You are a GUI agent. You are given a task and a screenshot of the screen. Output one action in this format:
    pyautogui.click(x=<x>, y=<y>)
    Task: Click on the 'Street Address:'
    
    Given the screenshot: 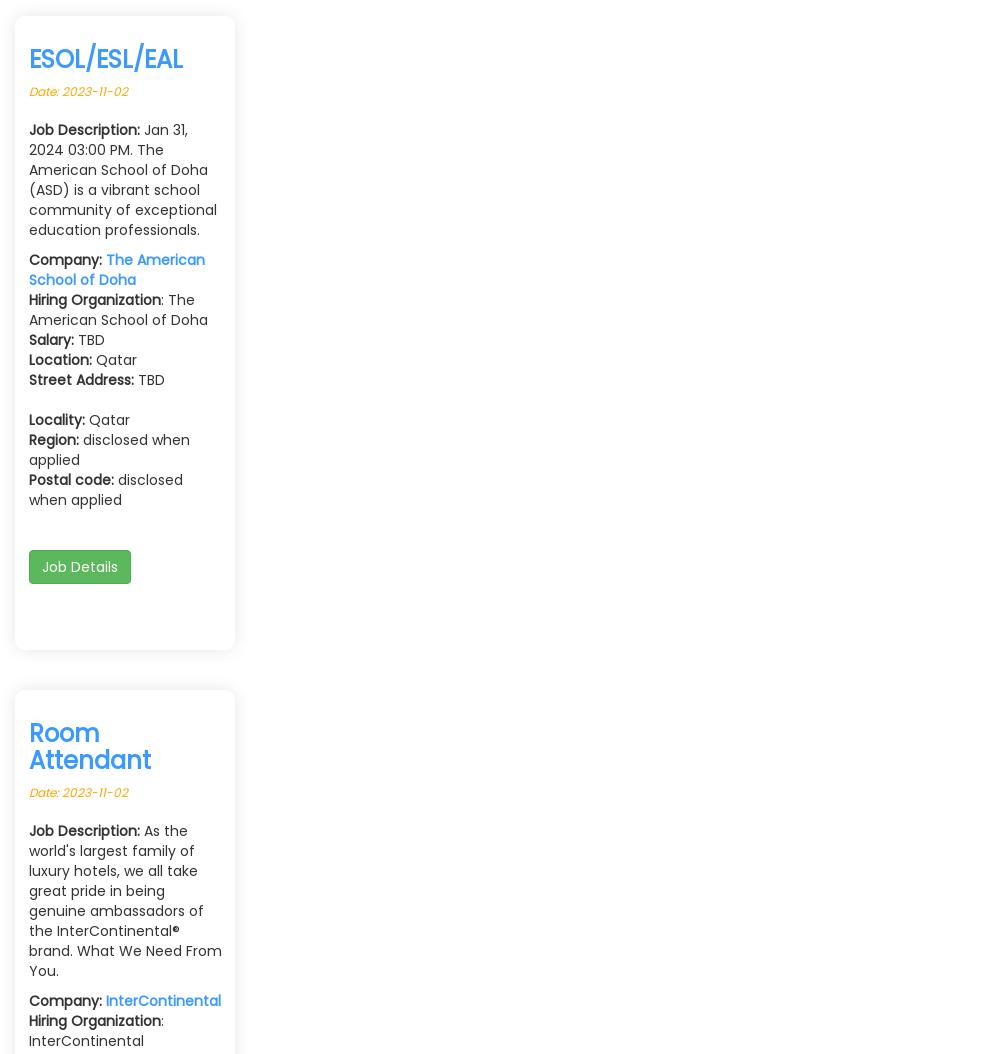 What is the action you would take?
    pyautogui.click(x=81, y=378)
    